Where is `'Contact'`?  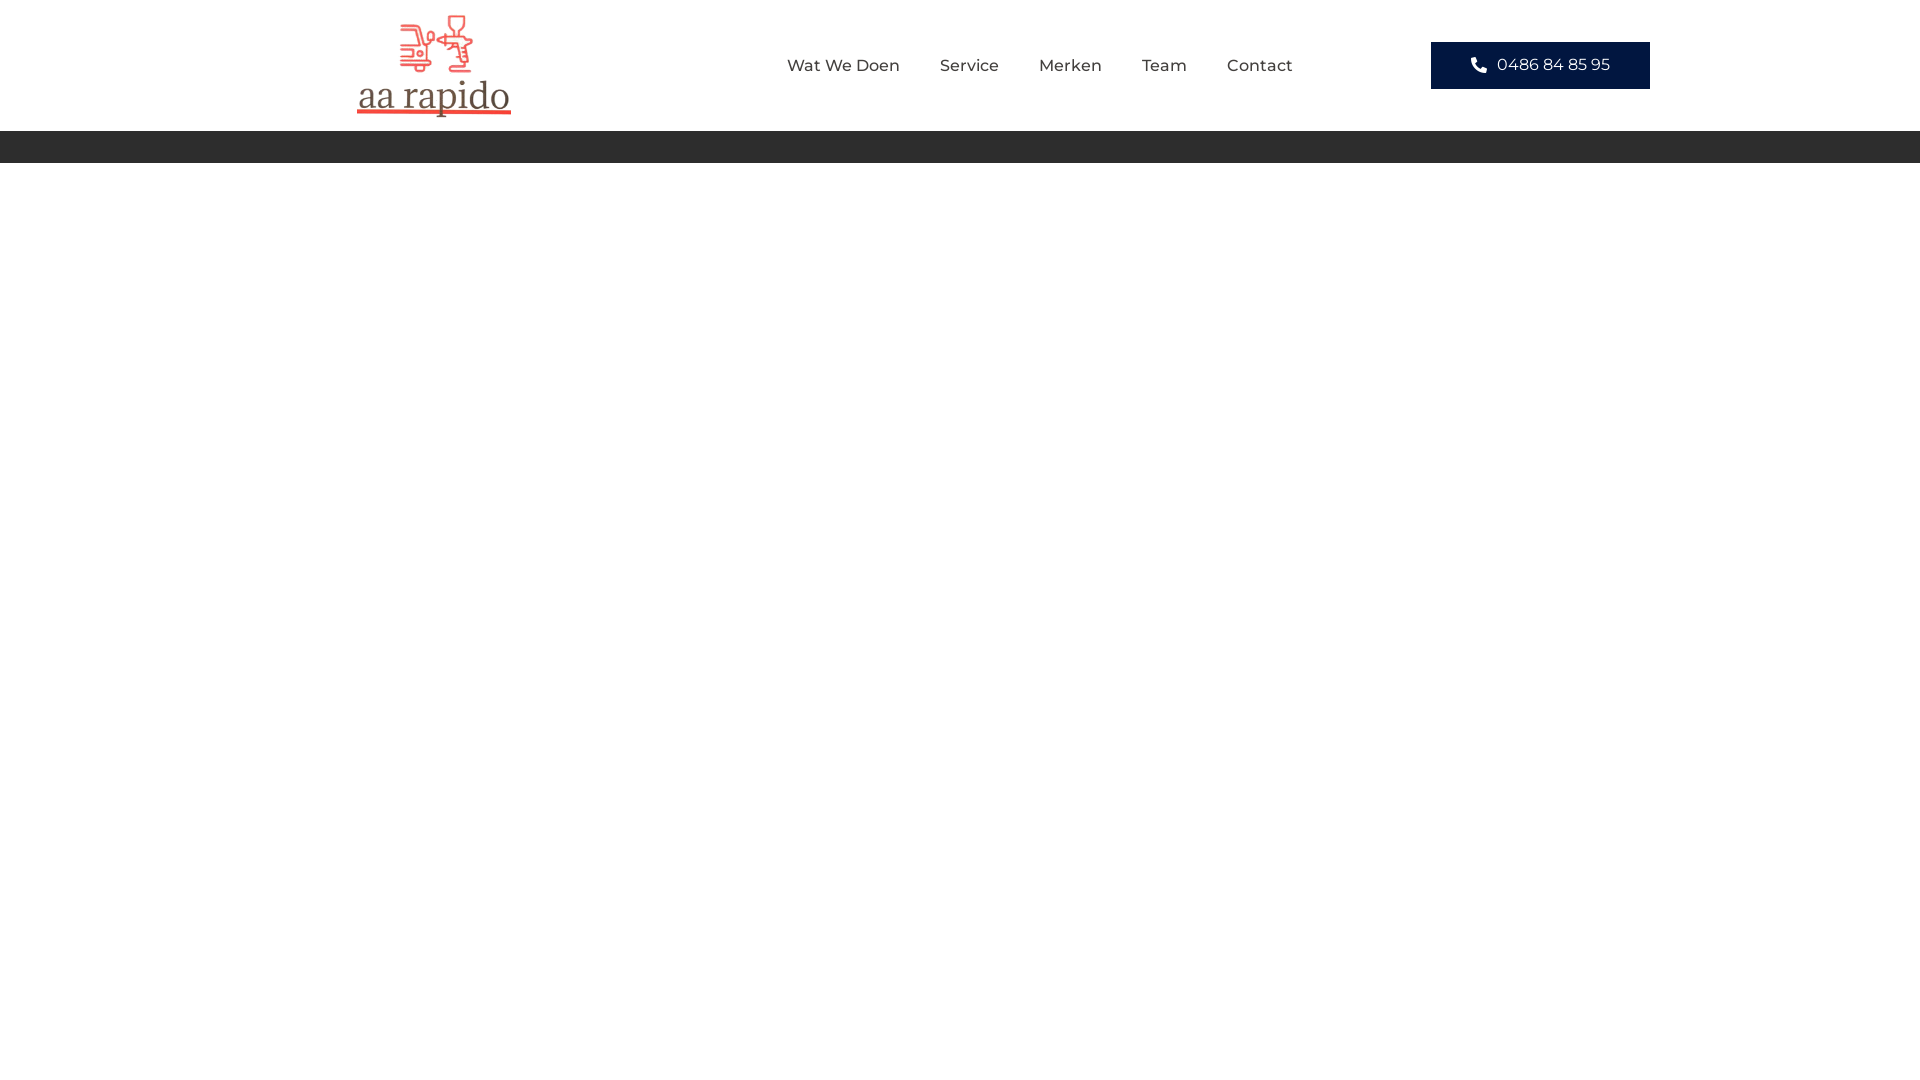 'Contact' is located at coordinates (1258, 64).